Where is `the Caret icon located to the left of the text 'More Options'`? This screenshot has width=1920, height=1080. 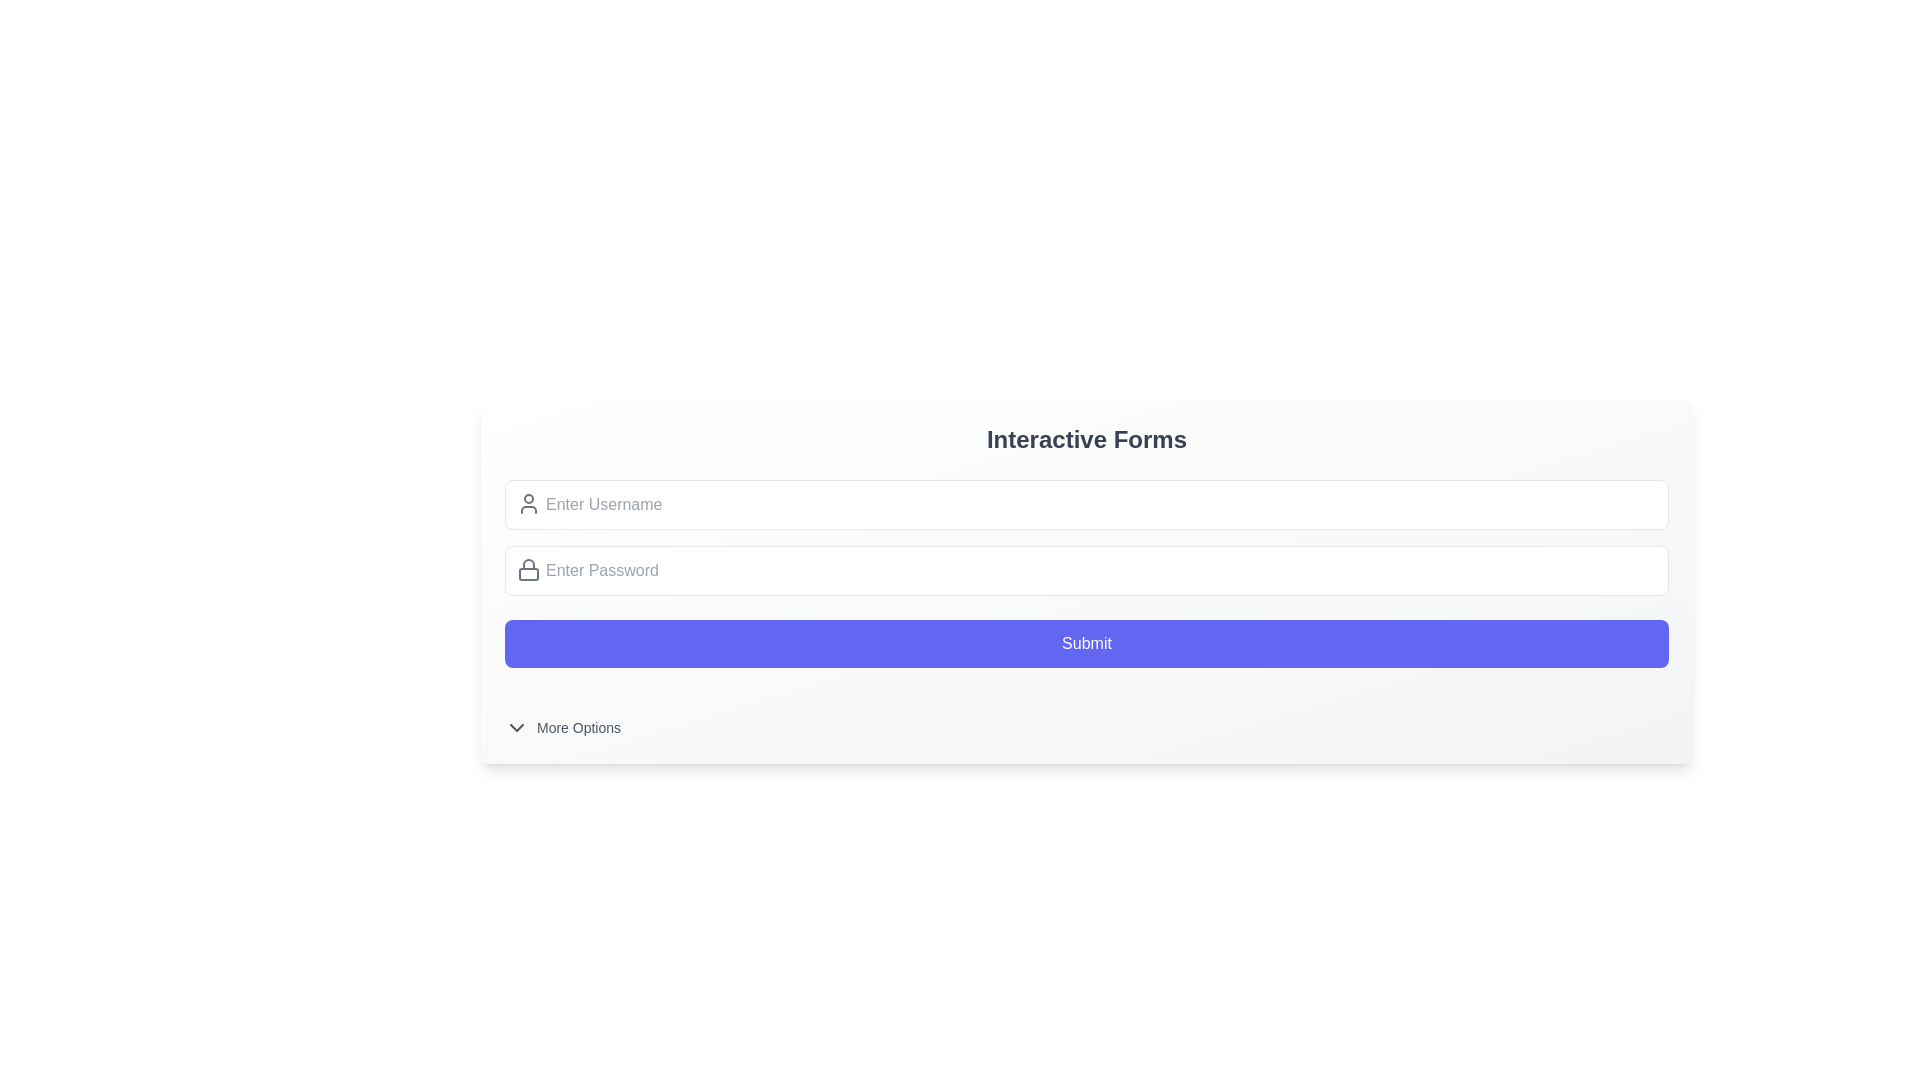
the Caret icon located to the left of the text 'More Options' is located at coordinates (517, 728).